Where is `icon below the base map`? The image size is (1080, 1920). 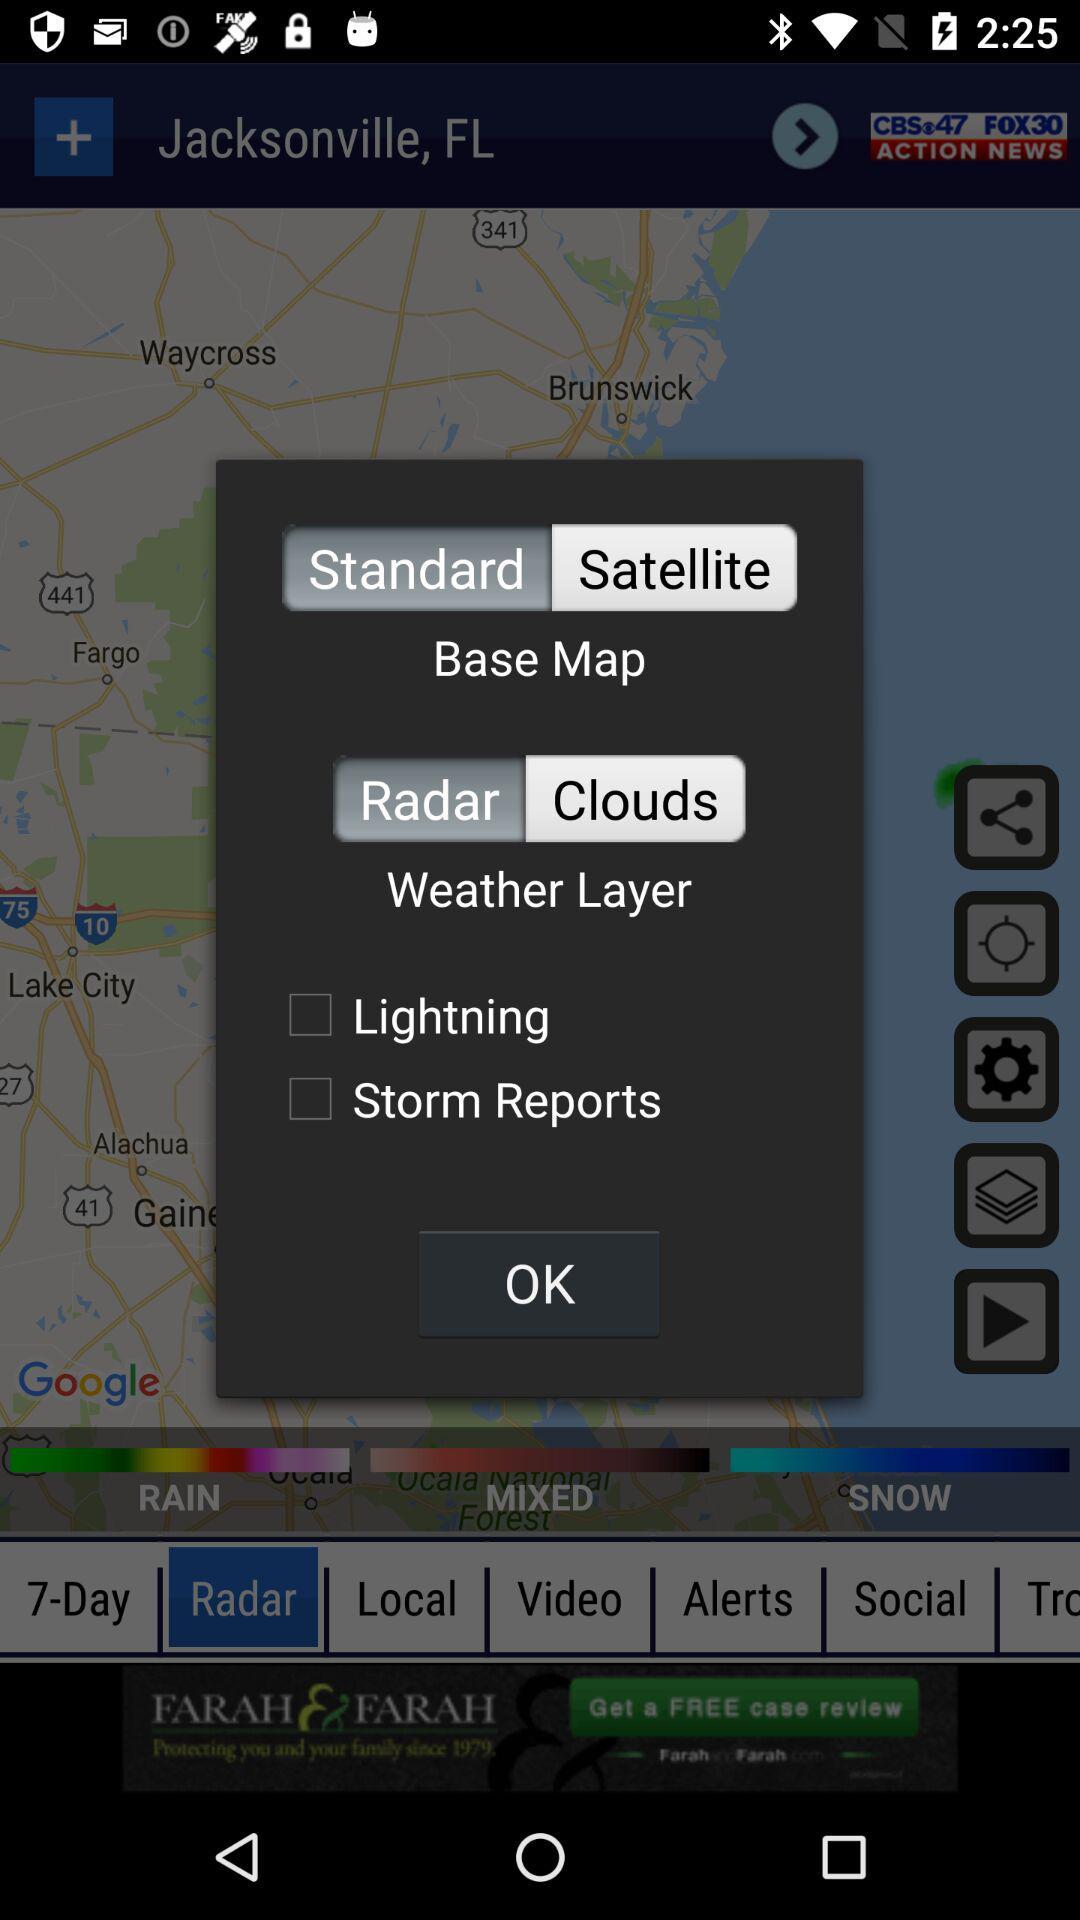 icon below the base map is located at coordinates (428, 797).